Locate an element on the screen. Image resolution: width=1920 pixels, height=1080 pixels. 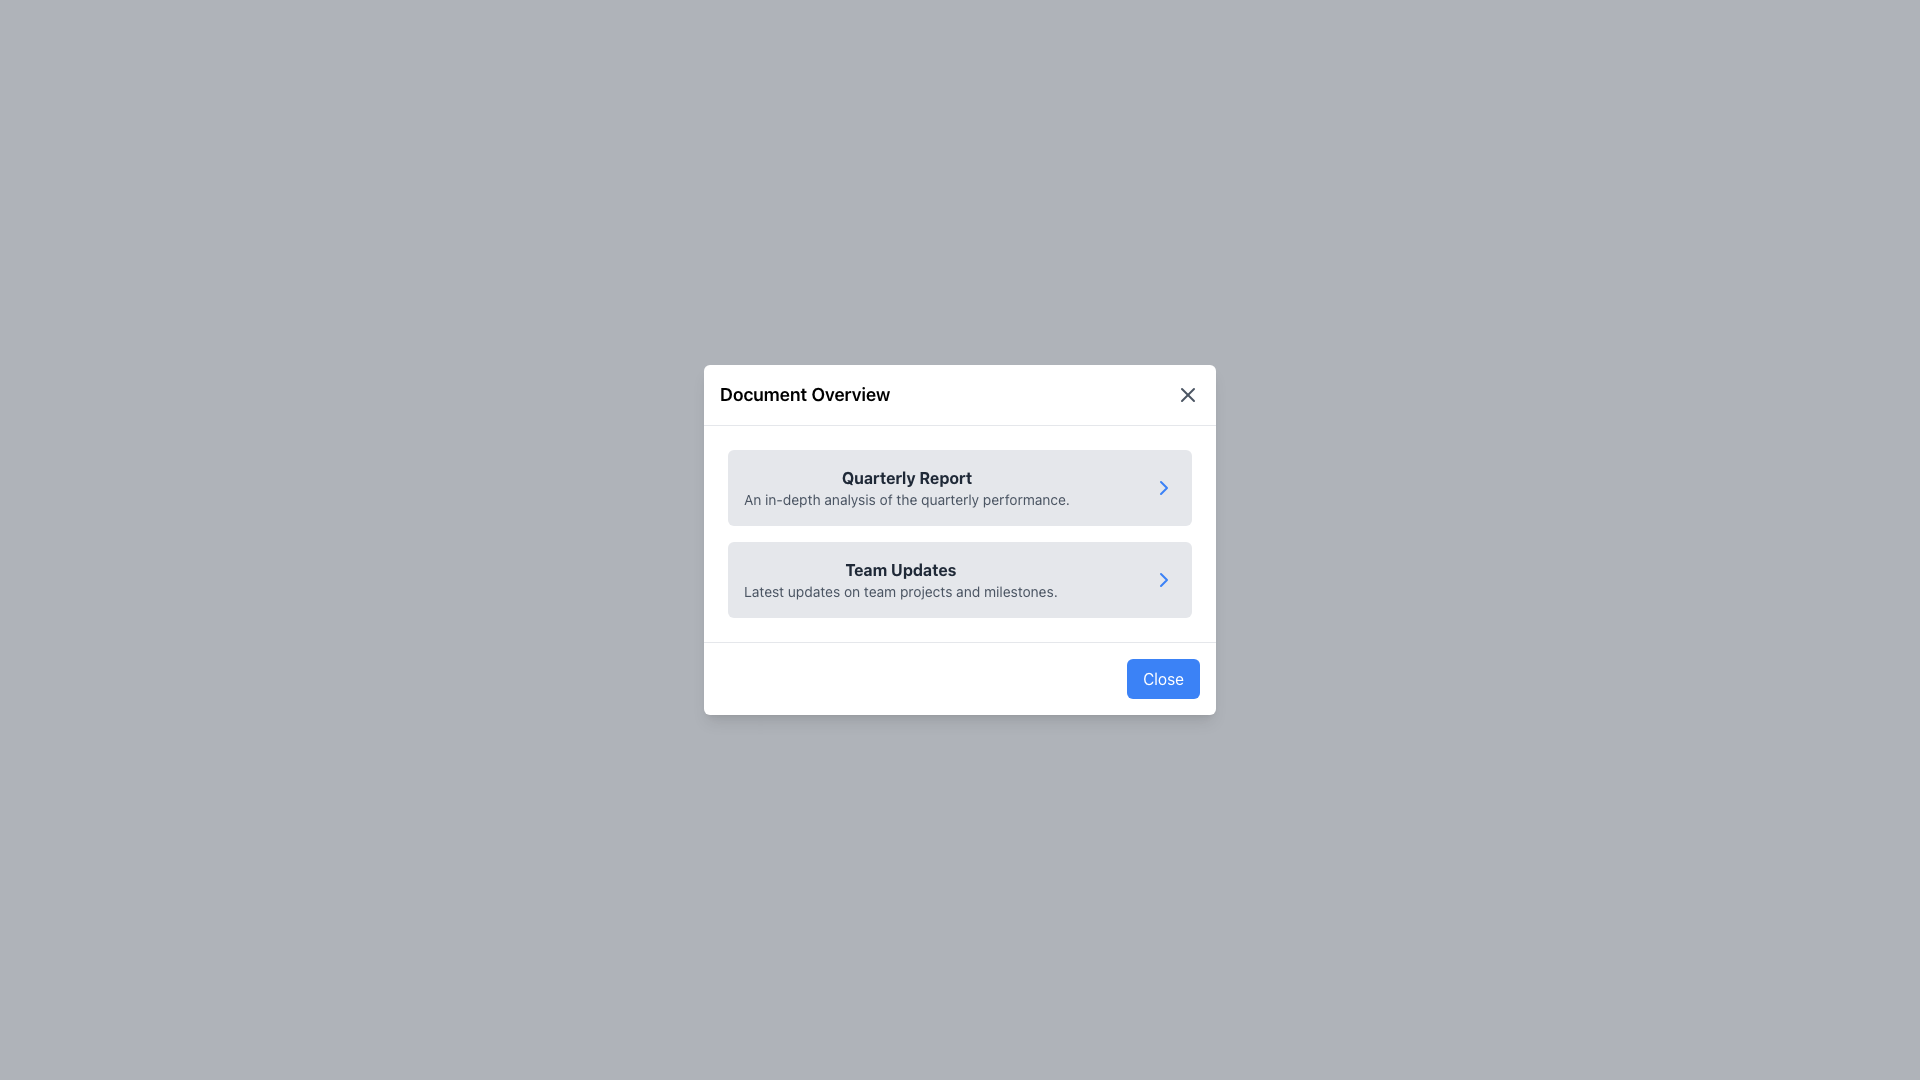
the close button located in the top-right corner of the 'Document Overview' dialog is located at coordinates (1188, 394).